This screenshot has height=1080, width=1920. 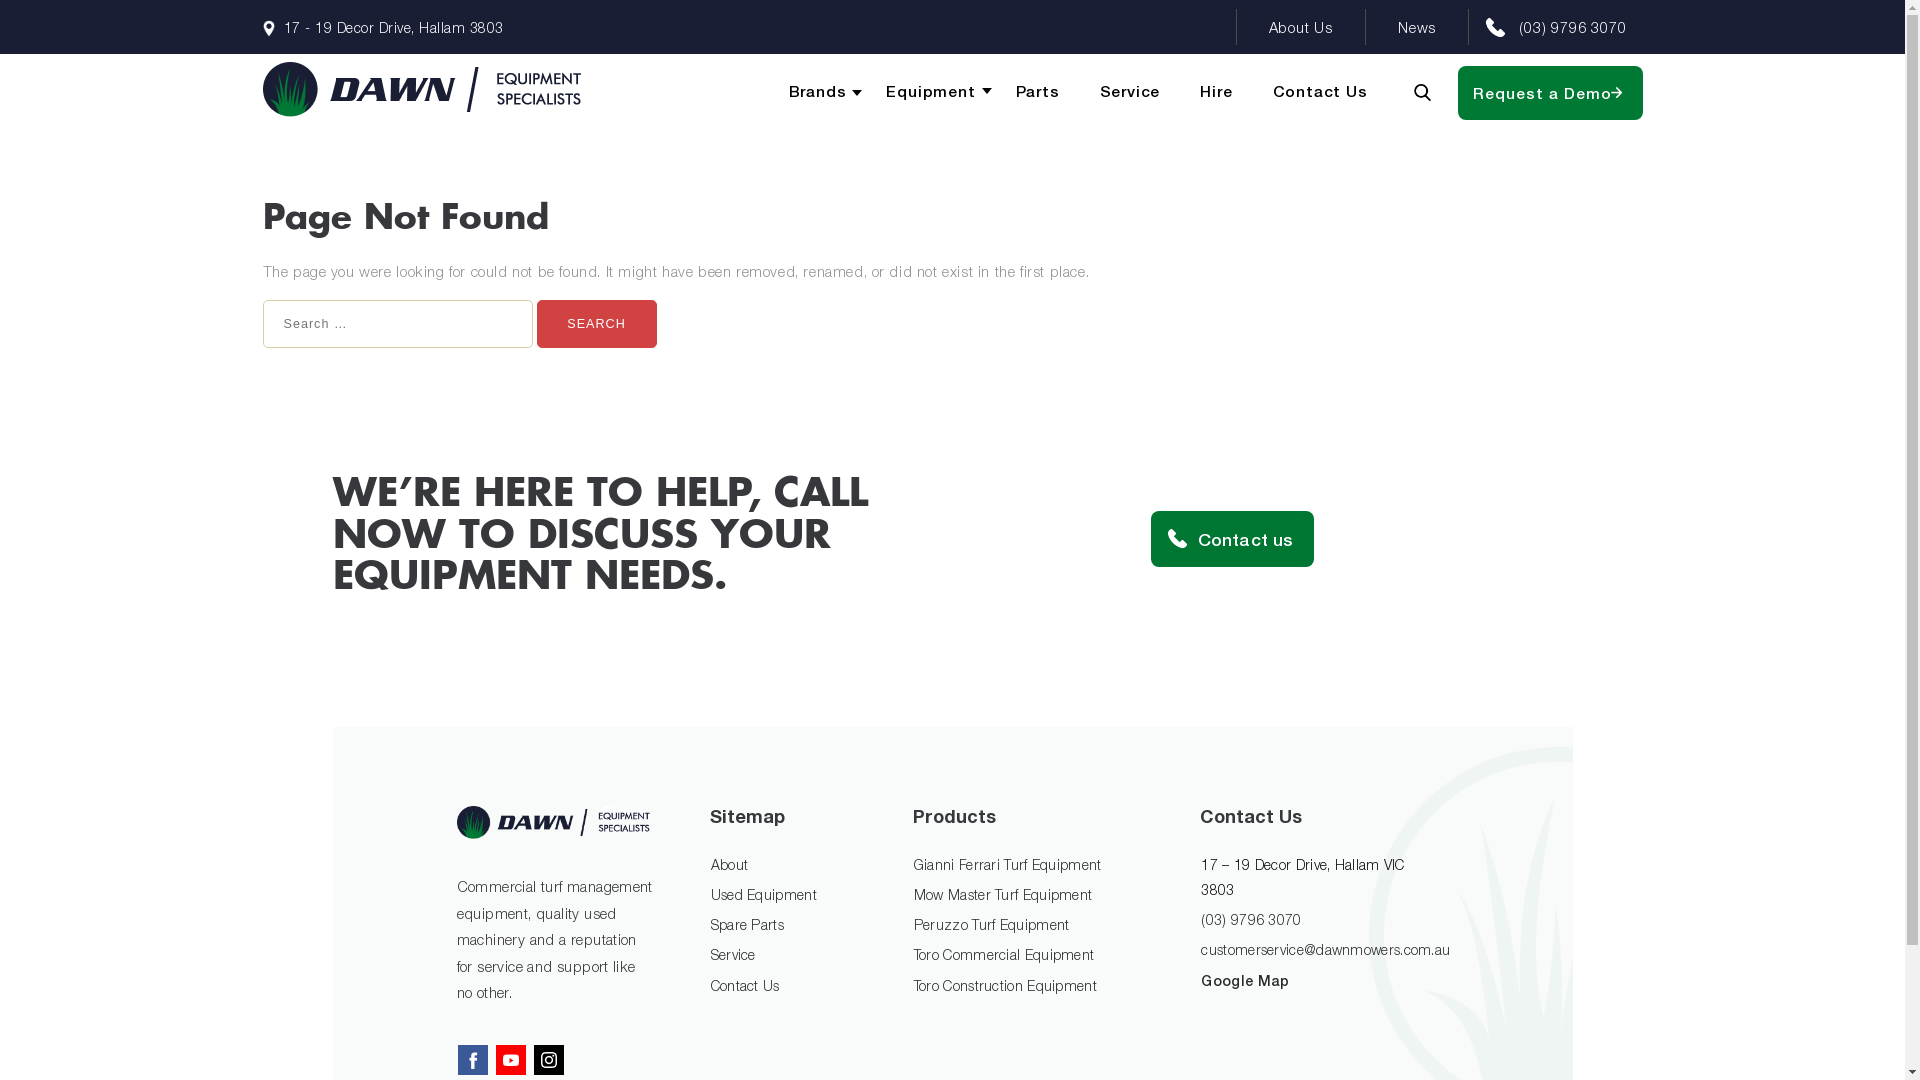 I want to click on 'About', so click(x=710, y=863).